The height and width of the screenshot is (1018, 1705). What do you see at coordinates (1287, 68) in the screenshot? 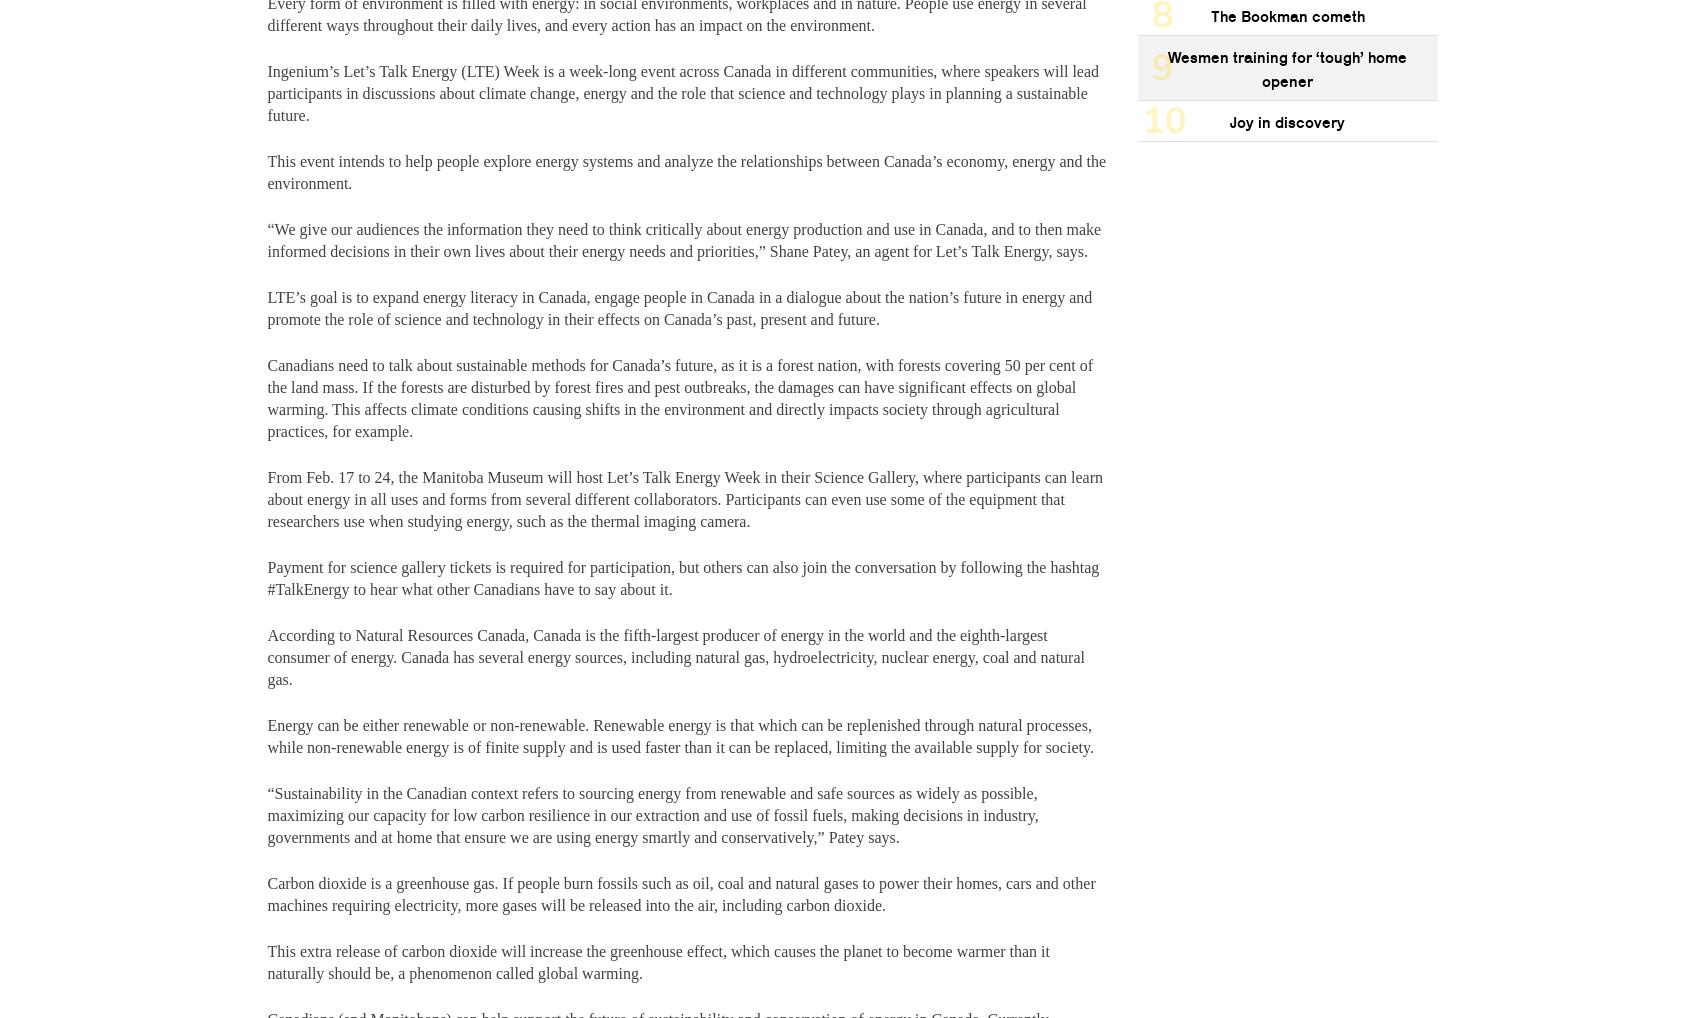
I see `'Wesmen training for ‘tough’ home opener'` at bounding box center [1287, 68].